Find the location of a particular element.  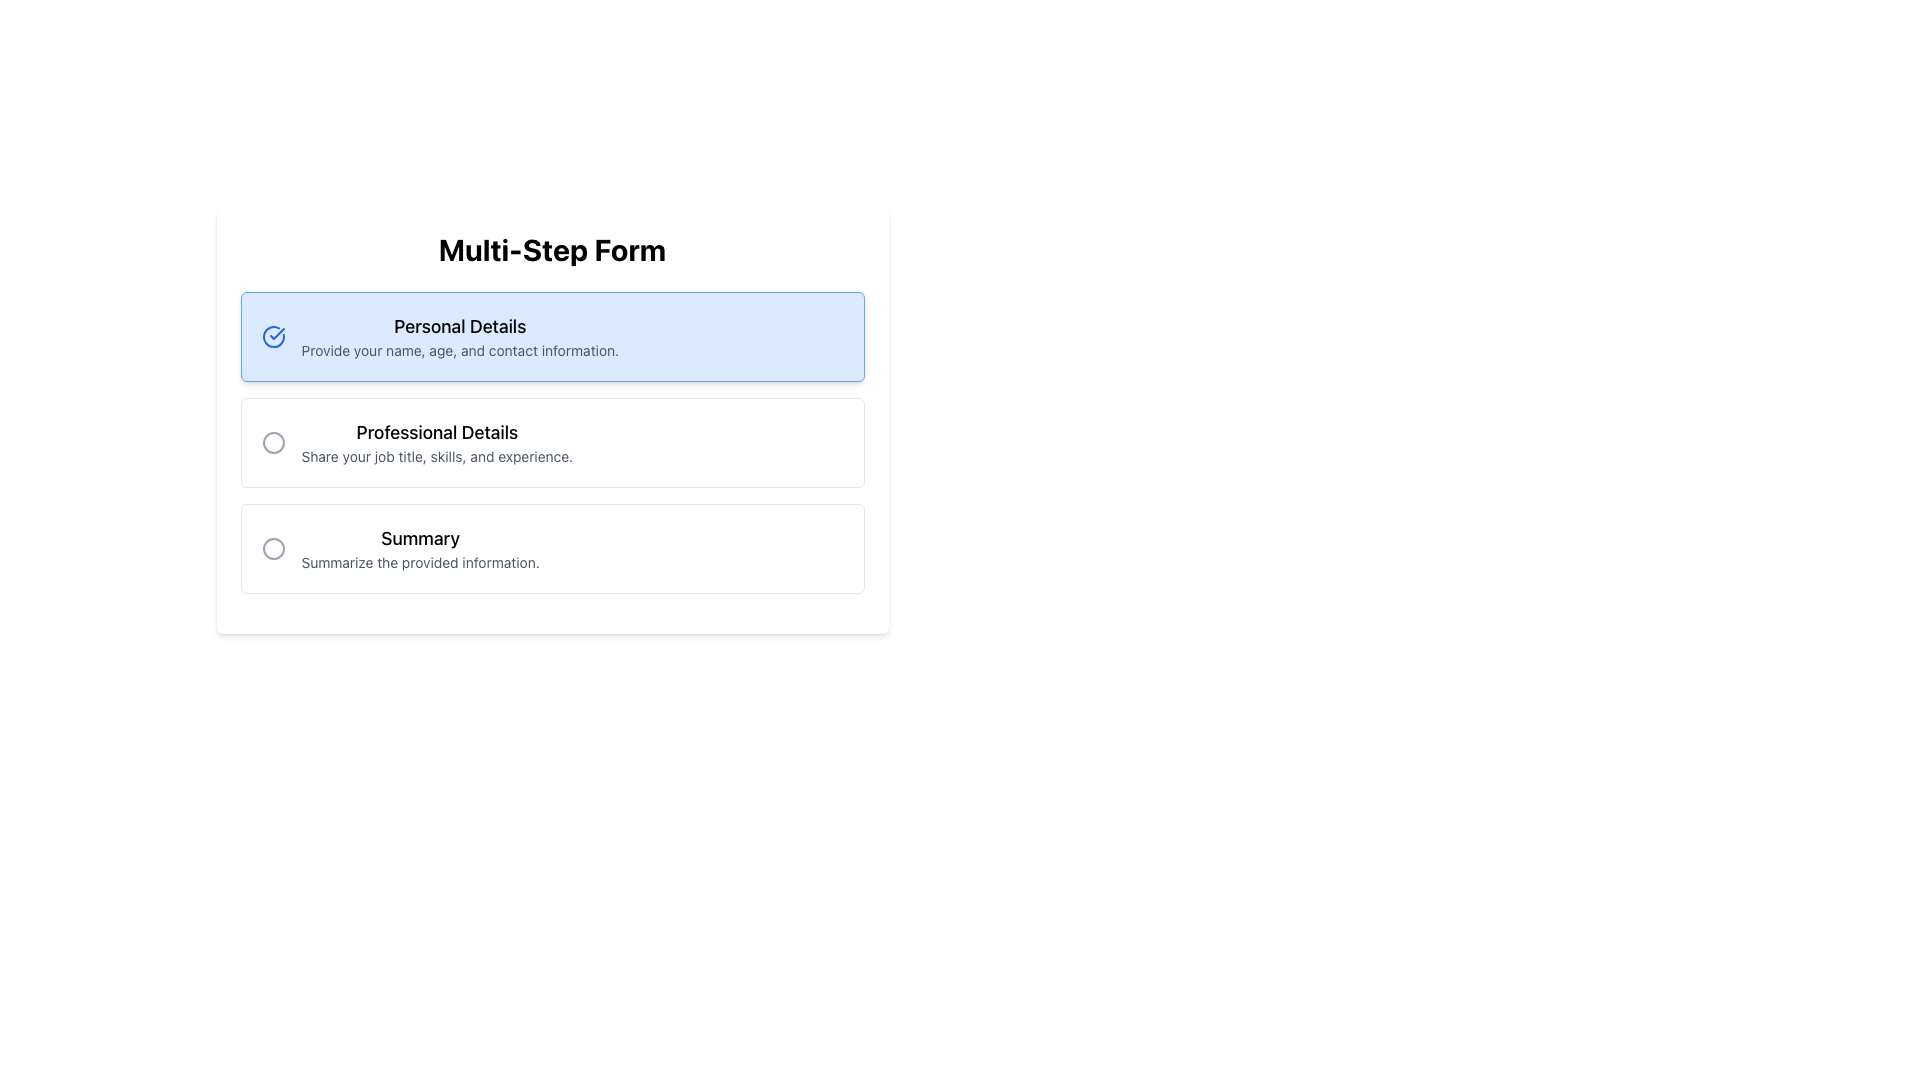

the static text label that reads 'Share your job title, skills, and experience,' which is styled in a smaller light gray font and located under the 'Professional Details' heading is located at coordinates (436, 456).